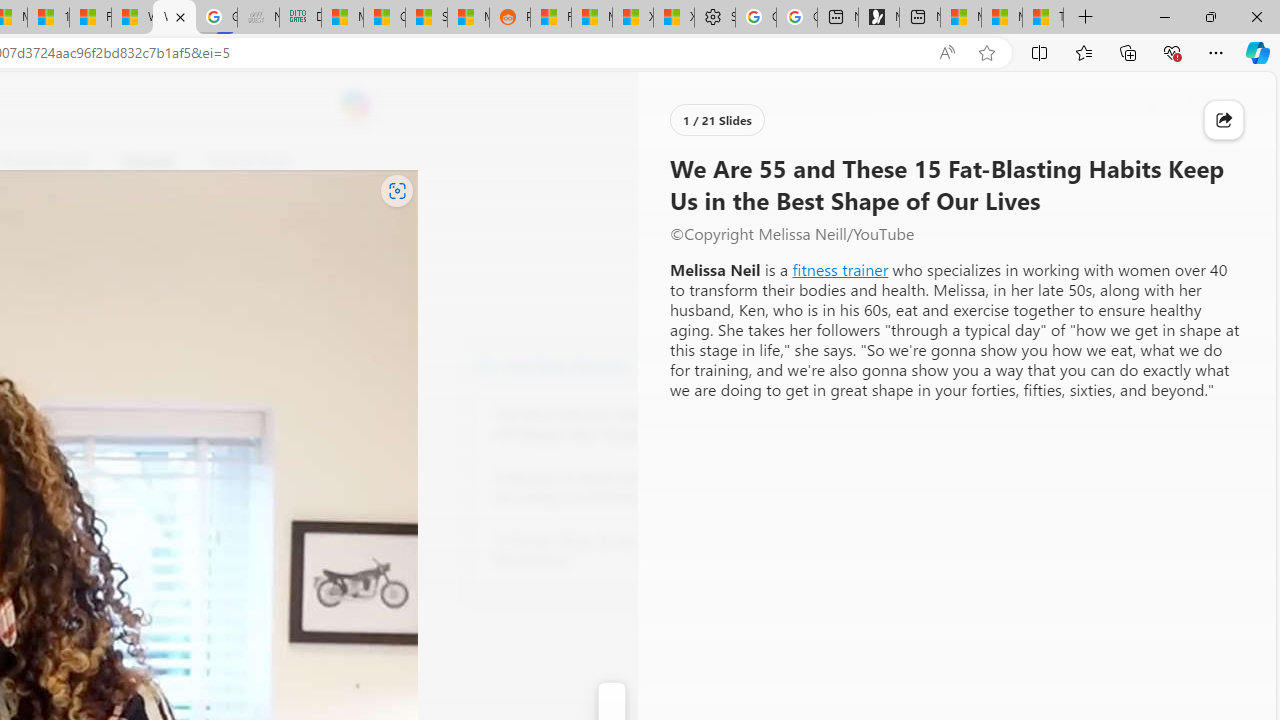 Image resolution: width=1280 pixels, height=720 pixels. What do you see at coordinates (840, 268) in the screenshot?
I see `'fitness trainer'` at bounding box center [840, 268].